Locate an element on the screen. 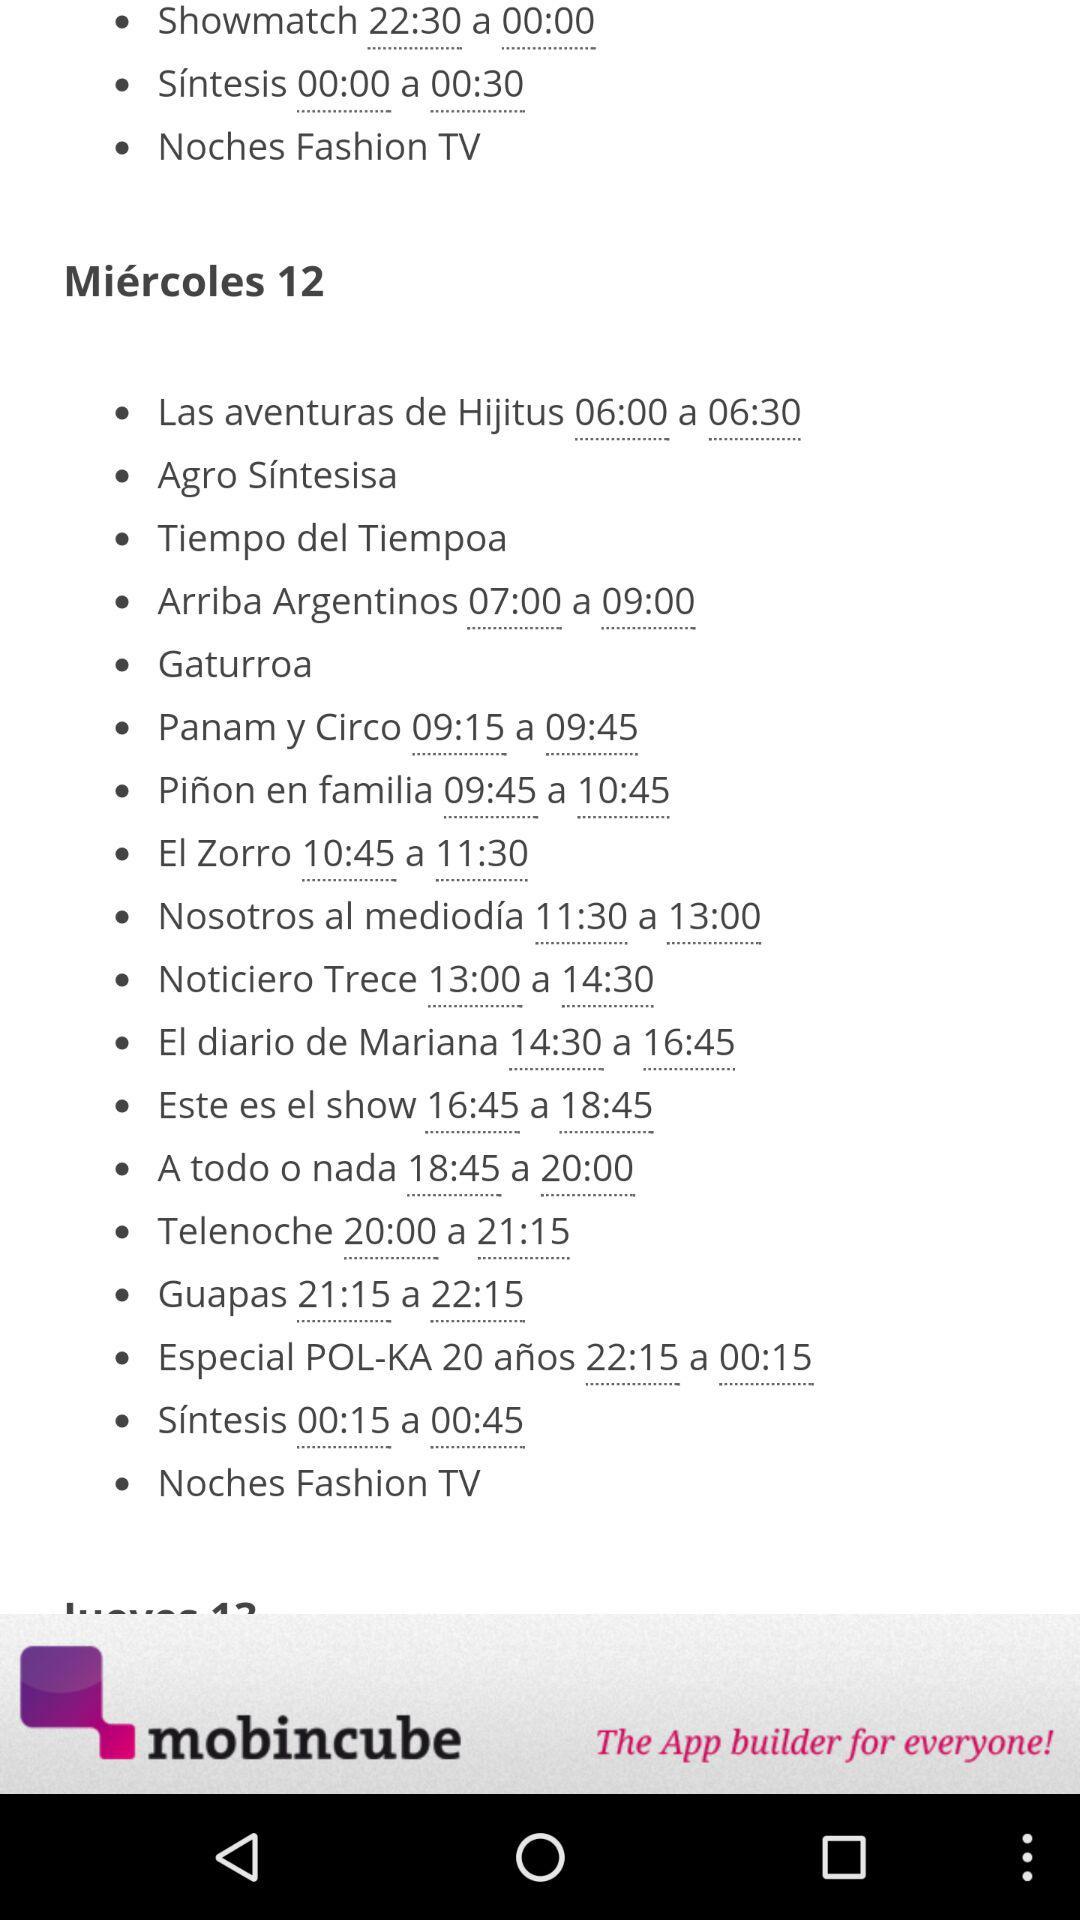 The height and width of the screenshot is (1920, 1080). opens a advertisement is located at coordinates (540, 1703).